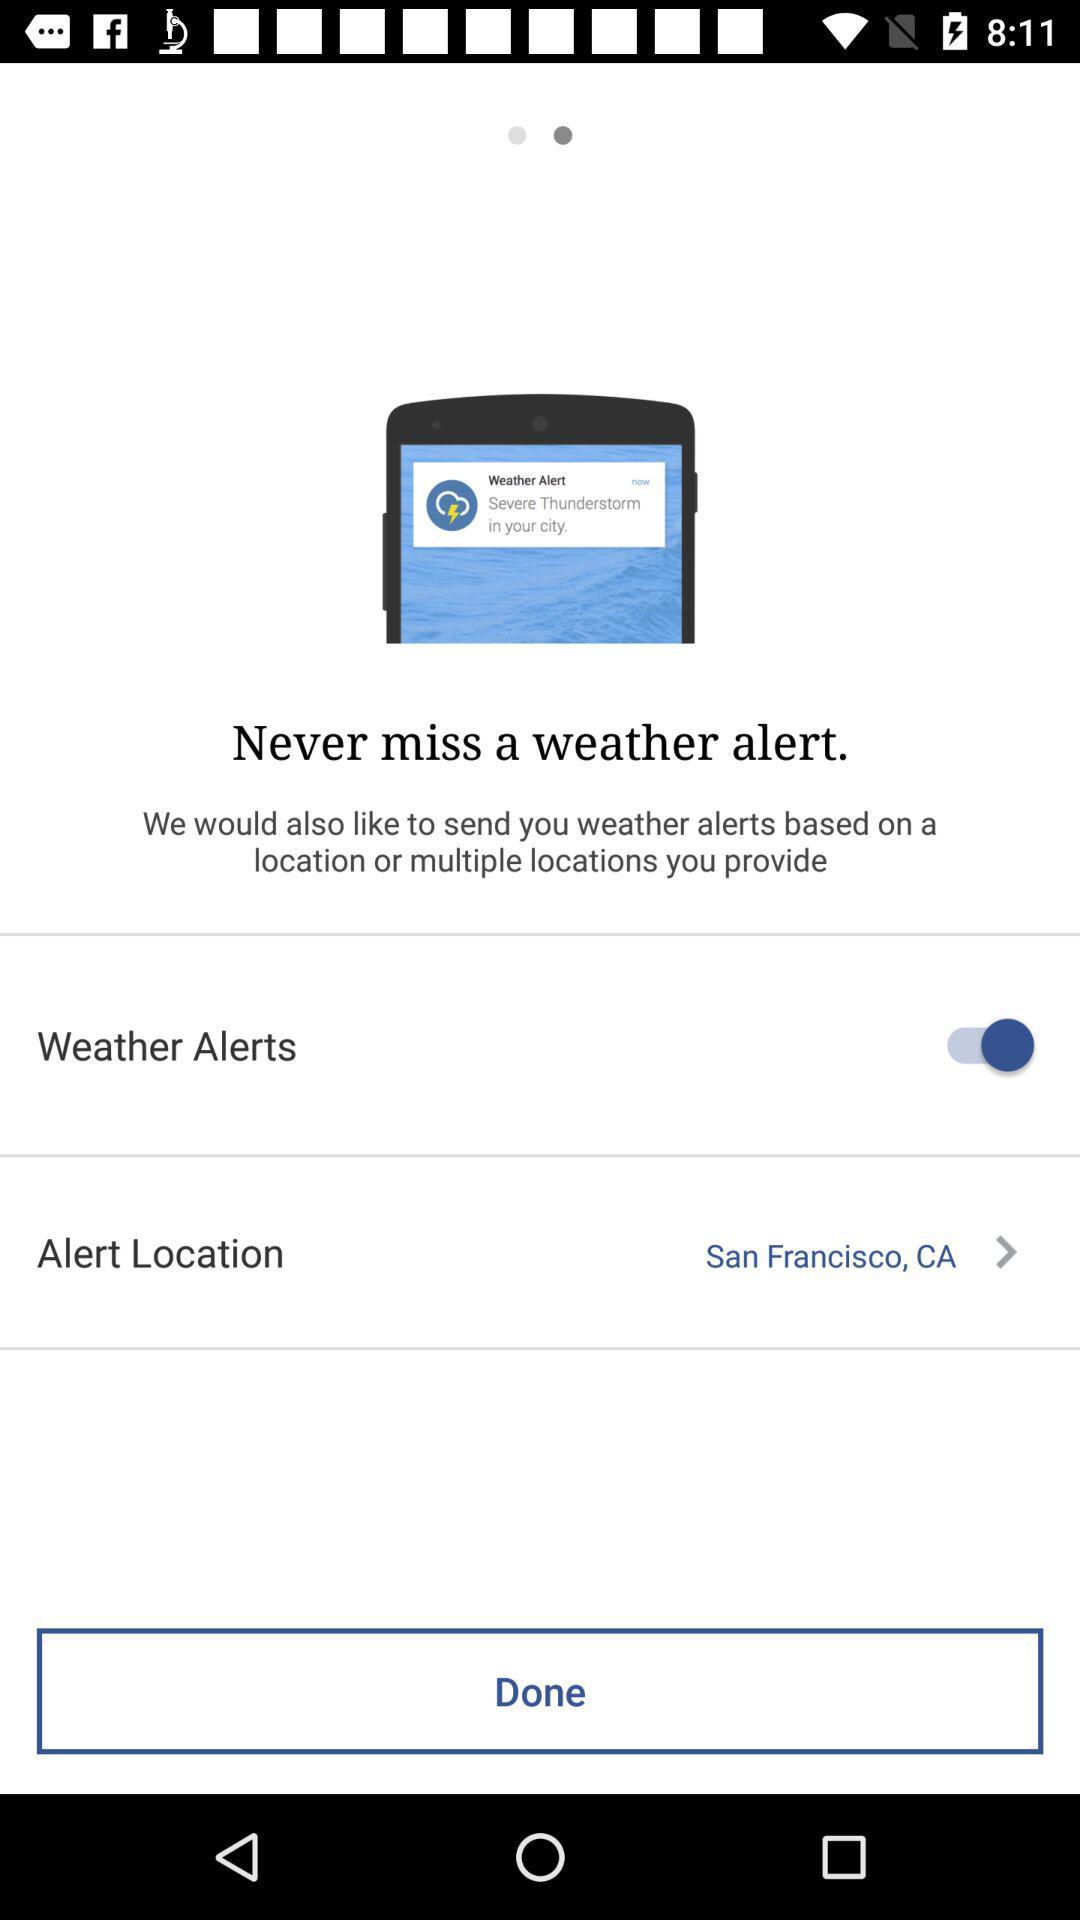 Image resolution: width=1080 pixels, height=1920 pixels. I want to click on san francisco, ca, so click(860, 1254).